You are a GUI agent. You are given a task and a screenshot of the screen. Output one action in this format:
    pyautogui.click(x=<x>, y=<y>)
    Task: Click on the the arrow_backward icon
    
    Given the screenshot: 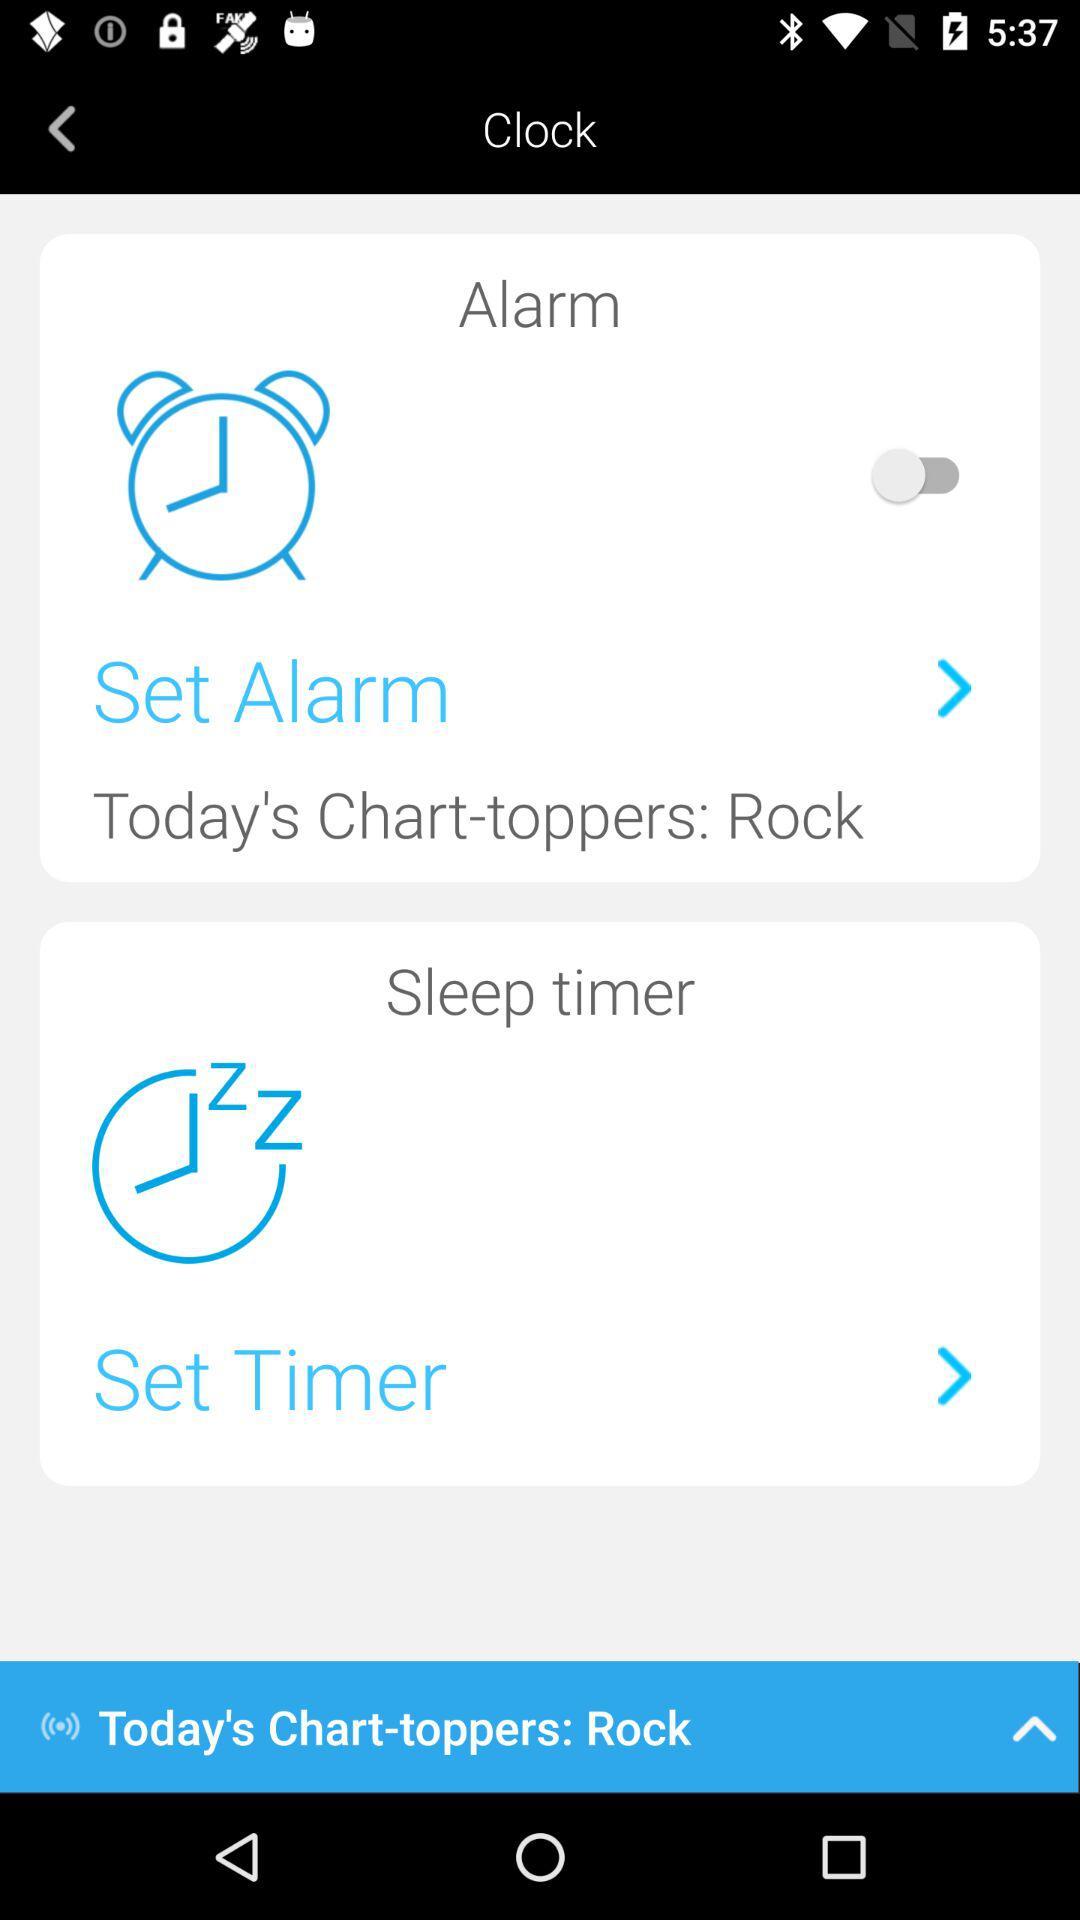 What is the action you would take?
    pyautogui.click(x=61, y=127)
    